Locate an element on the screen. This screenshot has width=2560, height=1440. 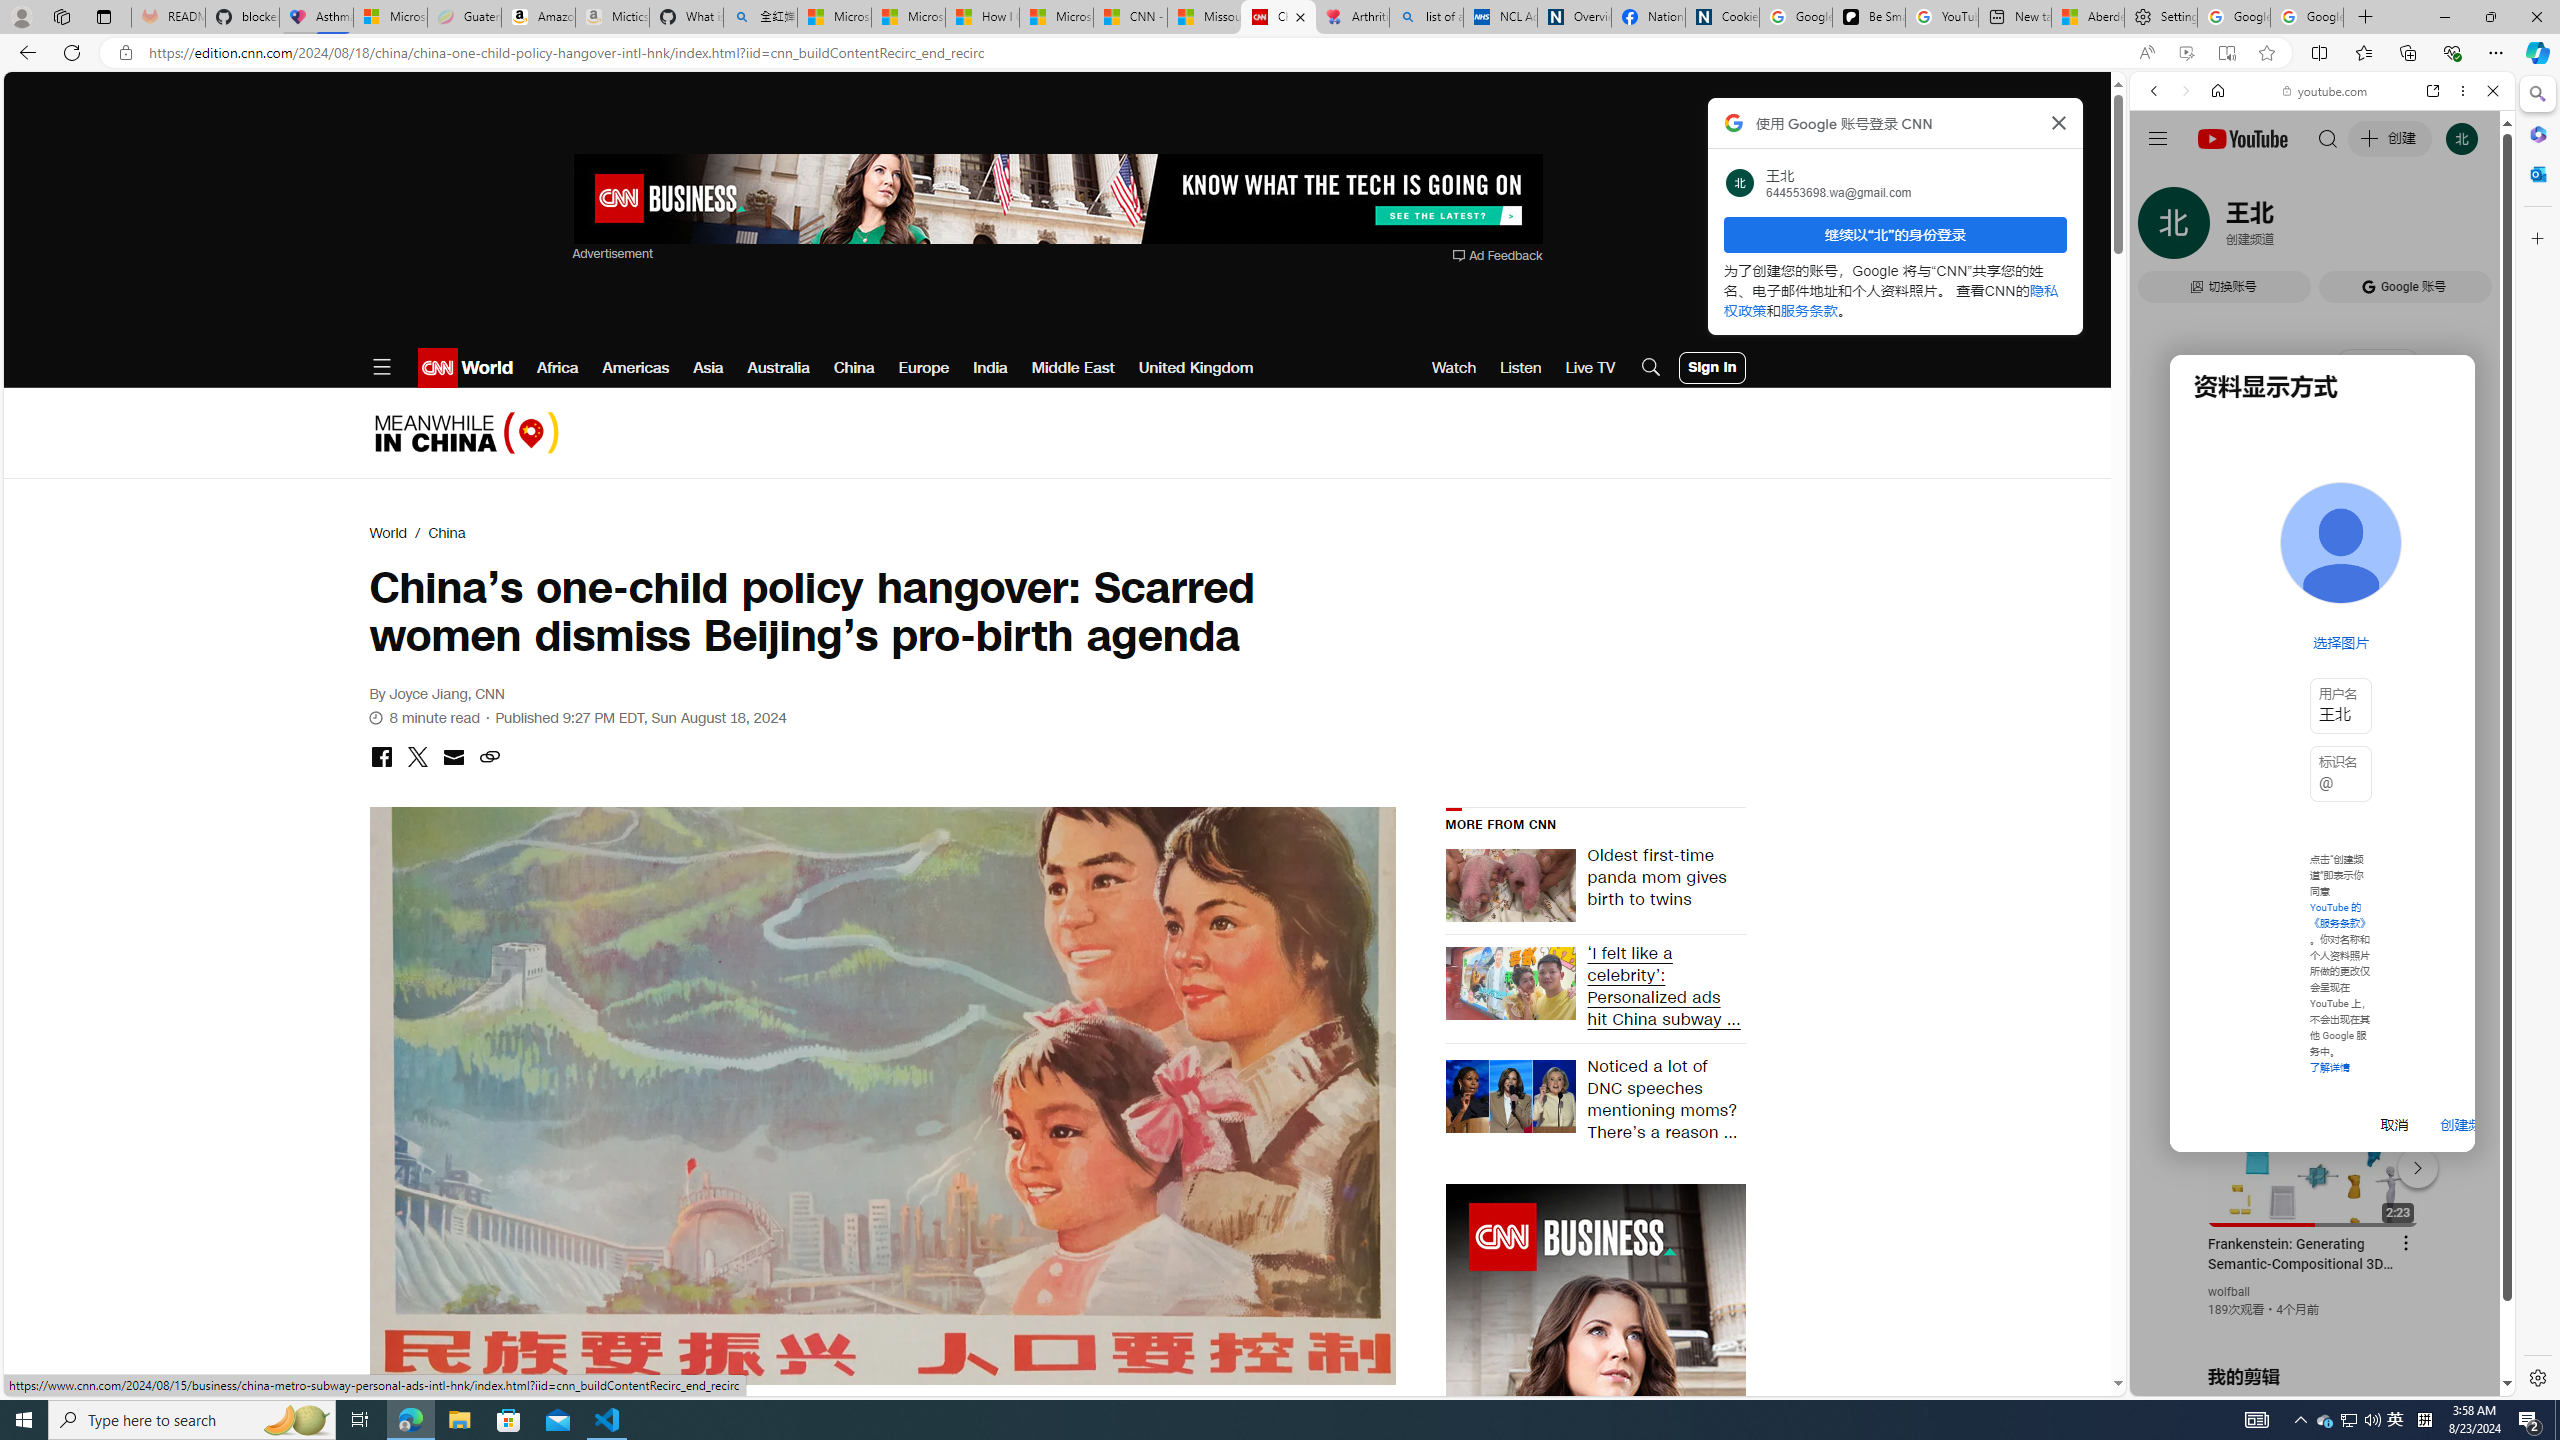
'Africa' is located at coordinates (558, 367).